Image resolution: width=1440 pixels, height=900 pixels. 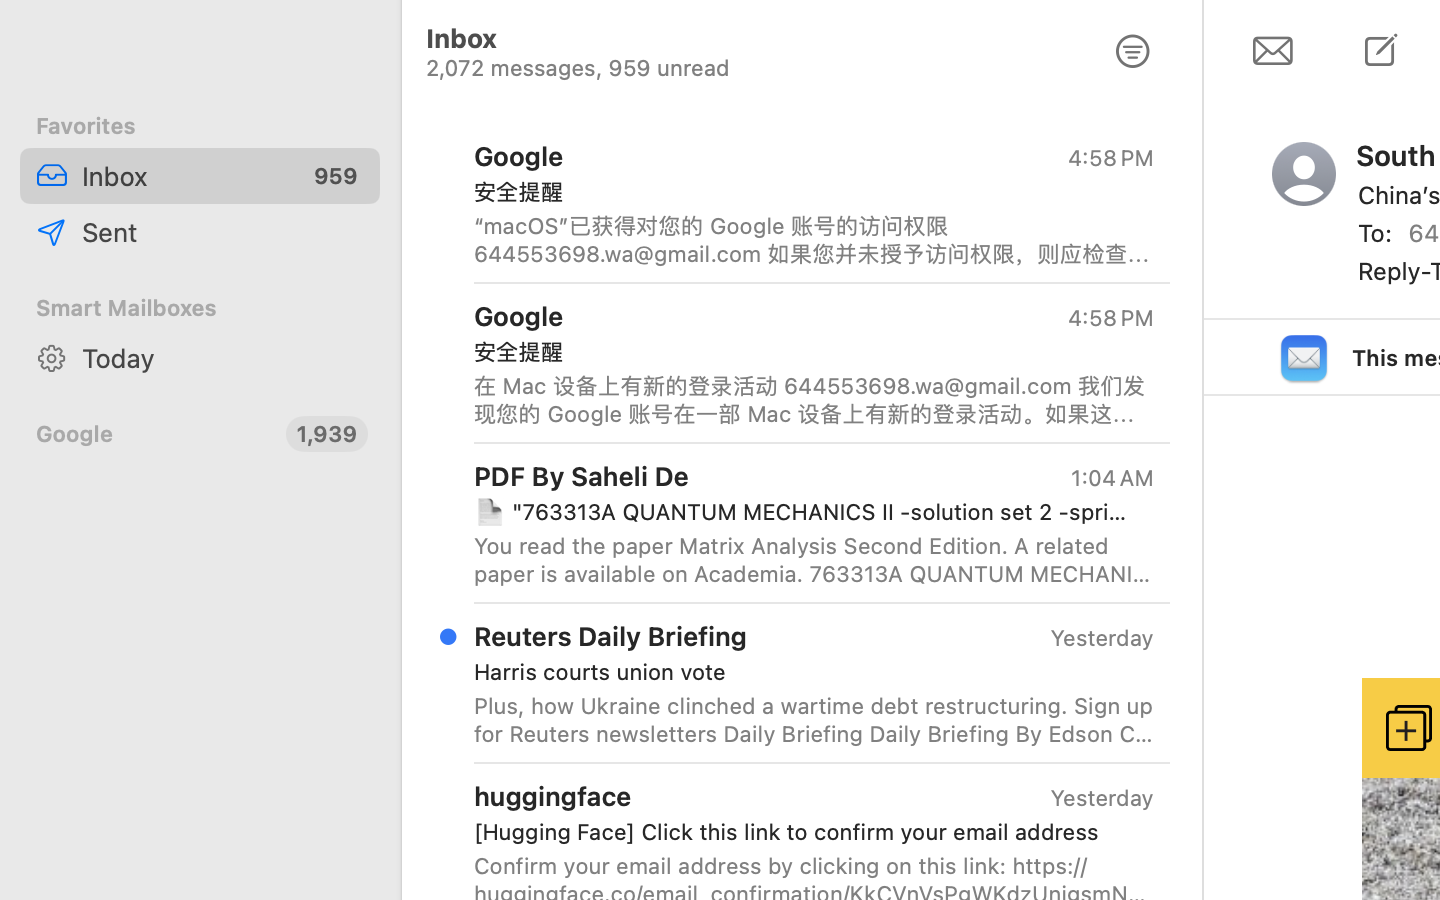 I want to click on '在 Mac 设备上有新的登录活动 644553698.wa@gmail.com 我们发现您的 Google 账号在一部 Mac 设备上有新的登录活动。如果这是您本人的操作，那么您无需采取任何行动。如果这不是您本人的操作，我们会帮助您保护您的账号。 查看活动 您也可以访问以下网址查看安全性活动： https://myaccount.google.com/notifications 我们向您发送这封电子邮件，目的是让您了解关于您的 Google 账号和服务的重大变化。 © 2024 Google LLC, 1600 Amphitheatre Parkway, Mountain View, CA 94043, USA', so click(x=814, y=399).